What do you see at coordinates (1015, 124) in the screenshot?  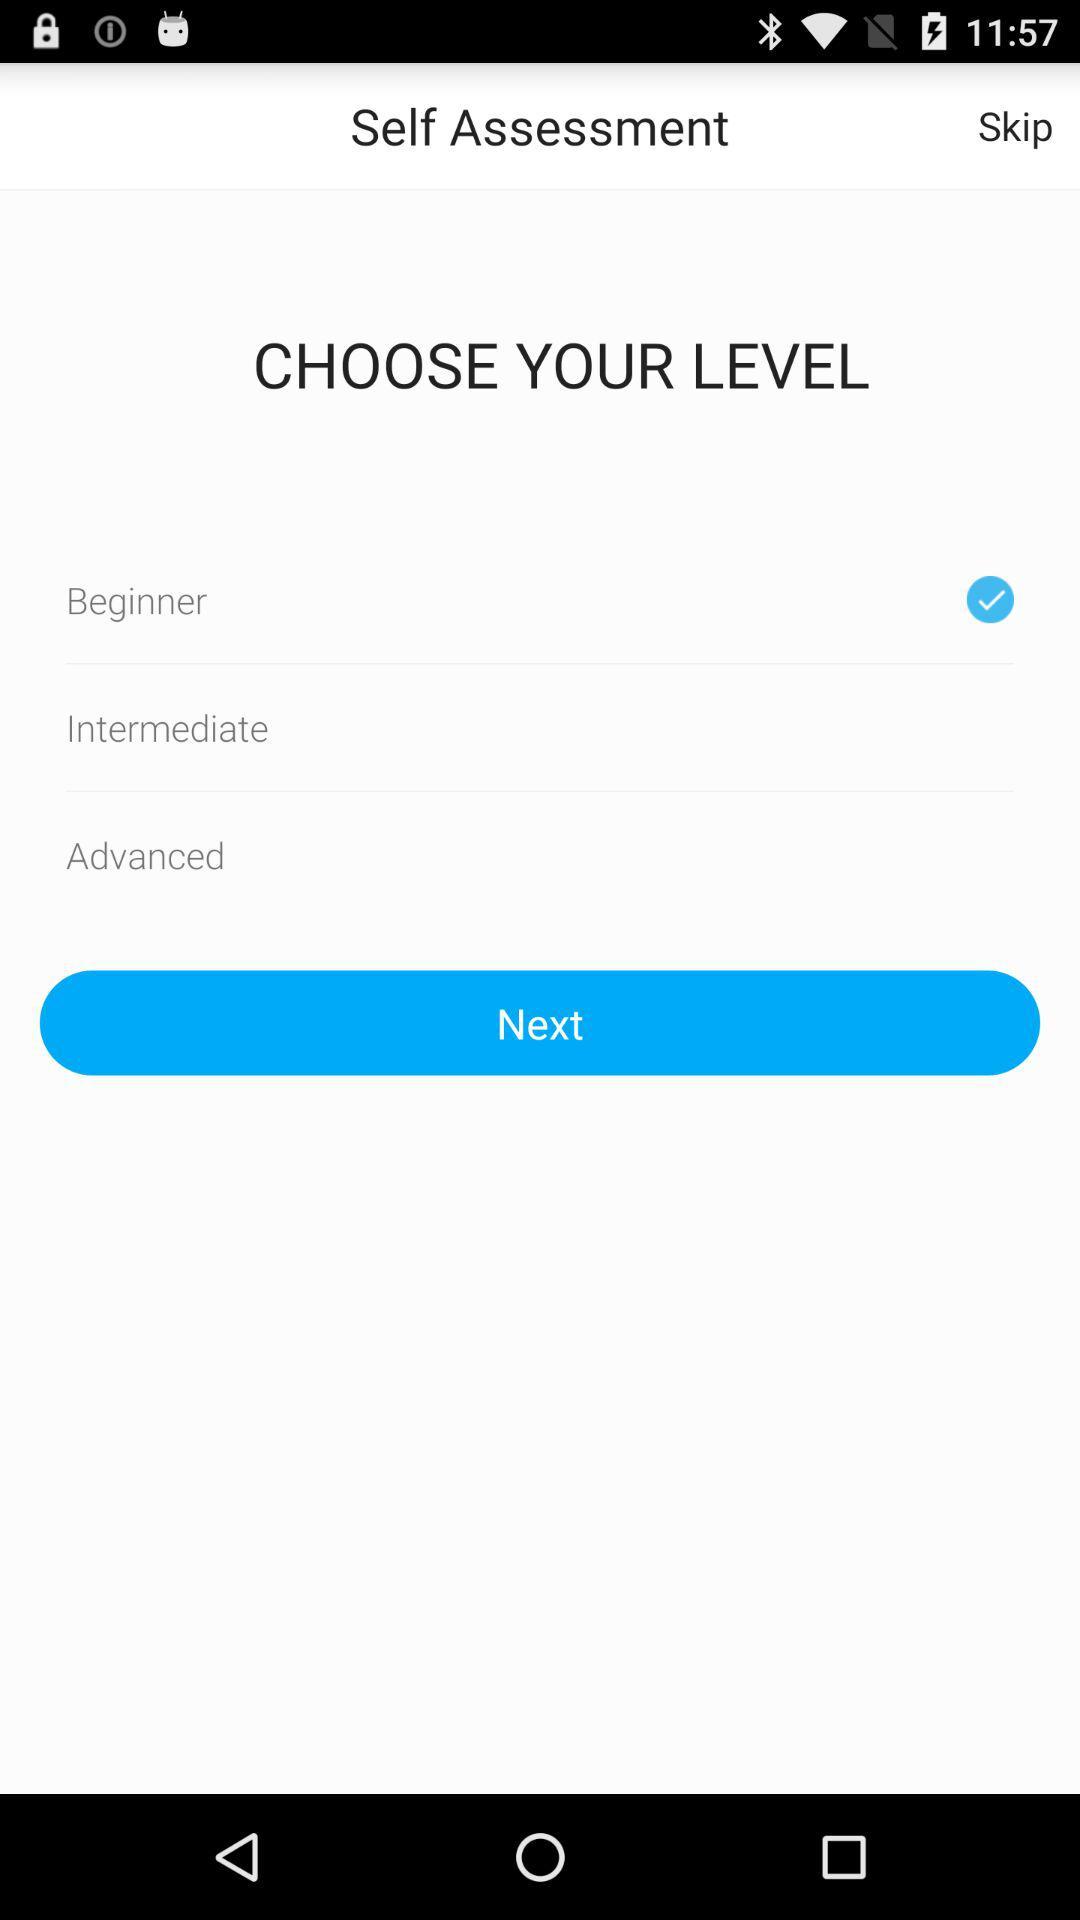 I see `item next to the self assessment icon` at bounding box center [1015, 124].